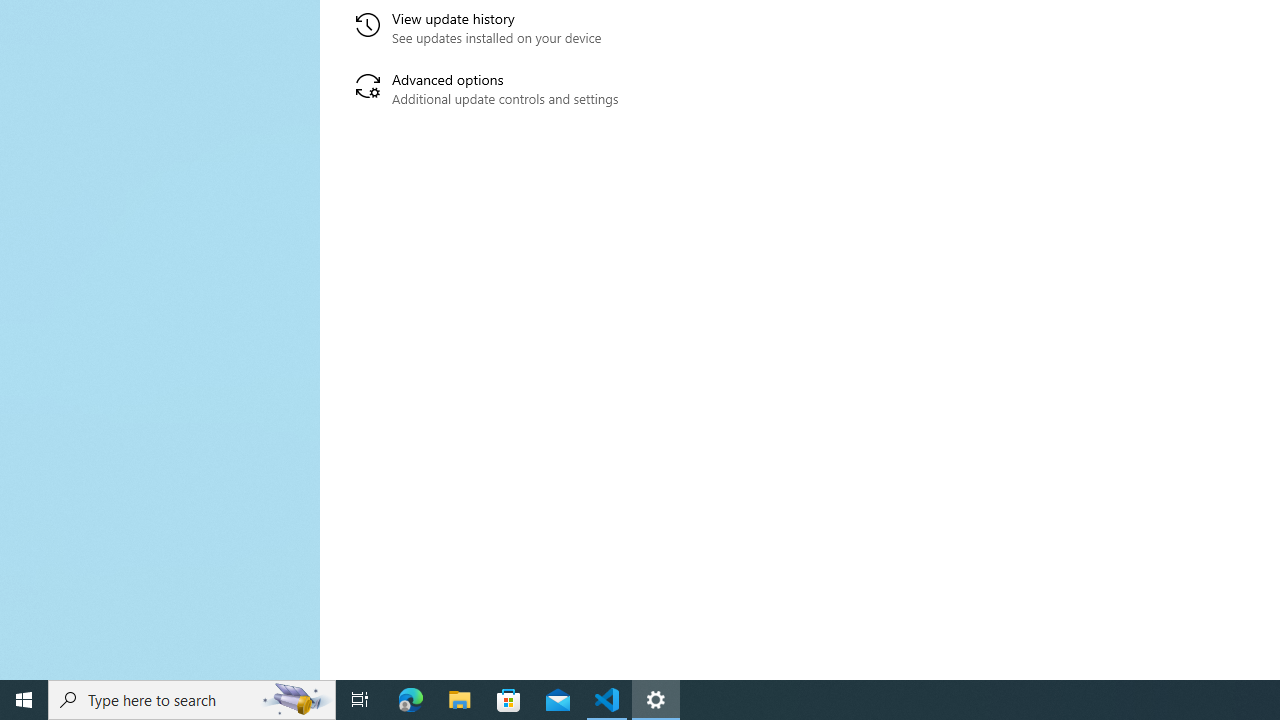 This screenshot has height=720, width=1280. Describe the element at coordinates (192, 698) in the screenshot. I see `'Type here to search'` at that location.